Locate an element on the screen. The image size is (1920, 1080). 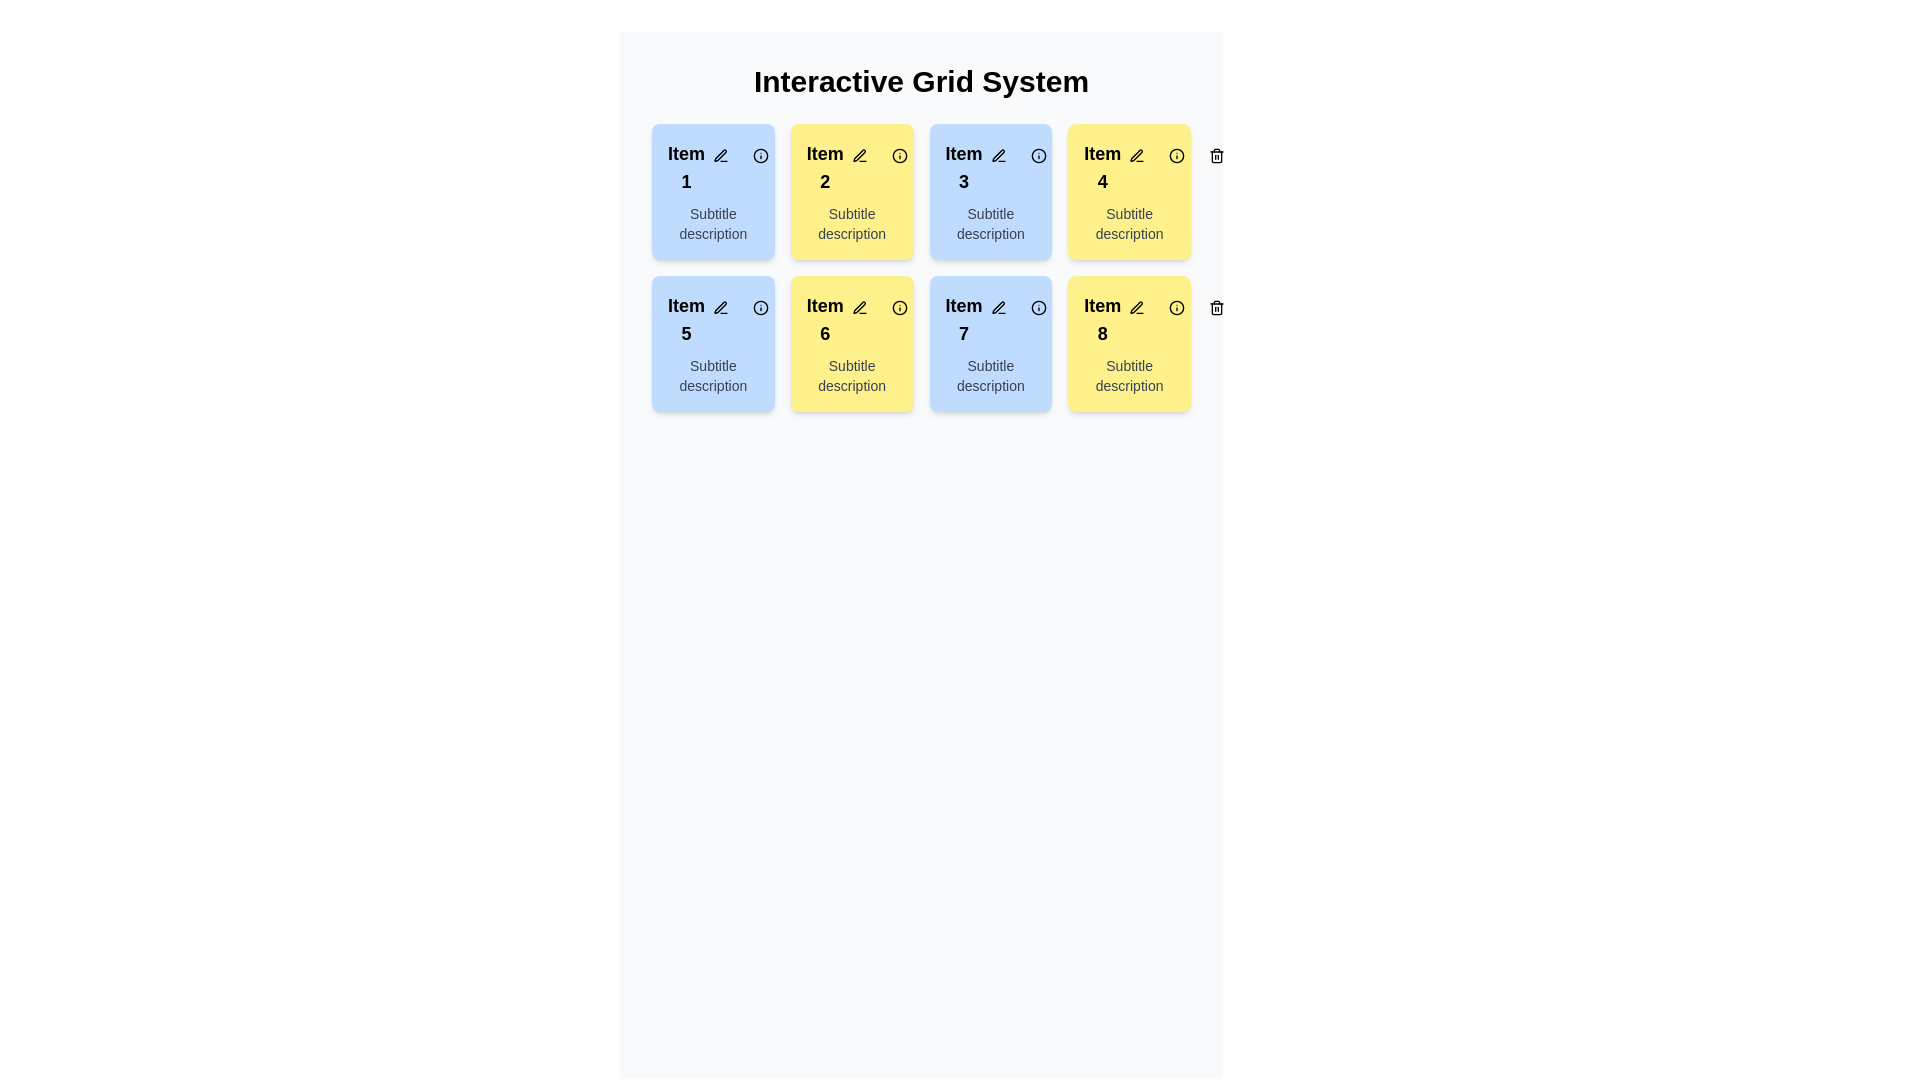
the Text label located at the bottom of the blue-tinted card labeled 'Item 3' is located at coordinates (990, 223).